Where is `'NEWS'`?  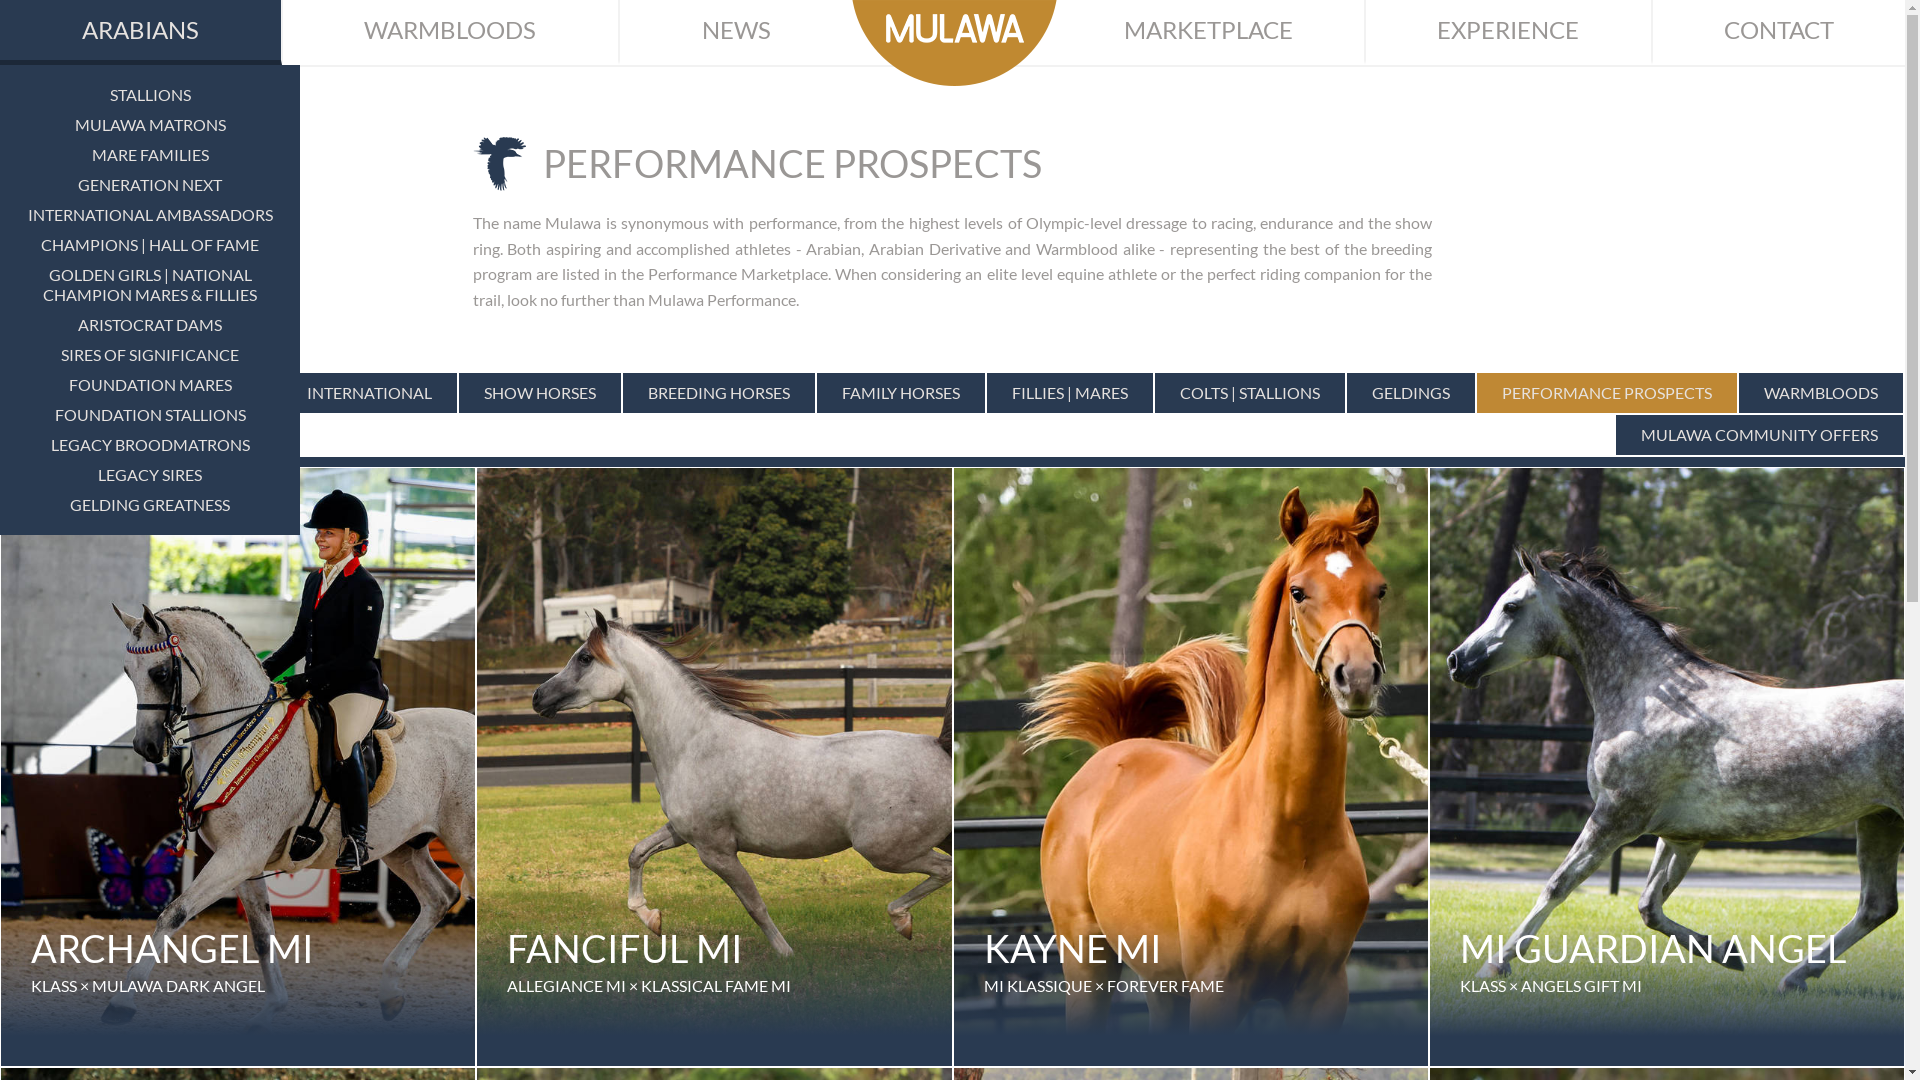 'NEWS' is located at coordinates (734, 32).